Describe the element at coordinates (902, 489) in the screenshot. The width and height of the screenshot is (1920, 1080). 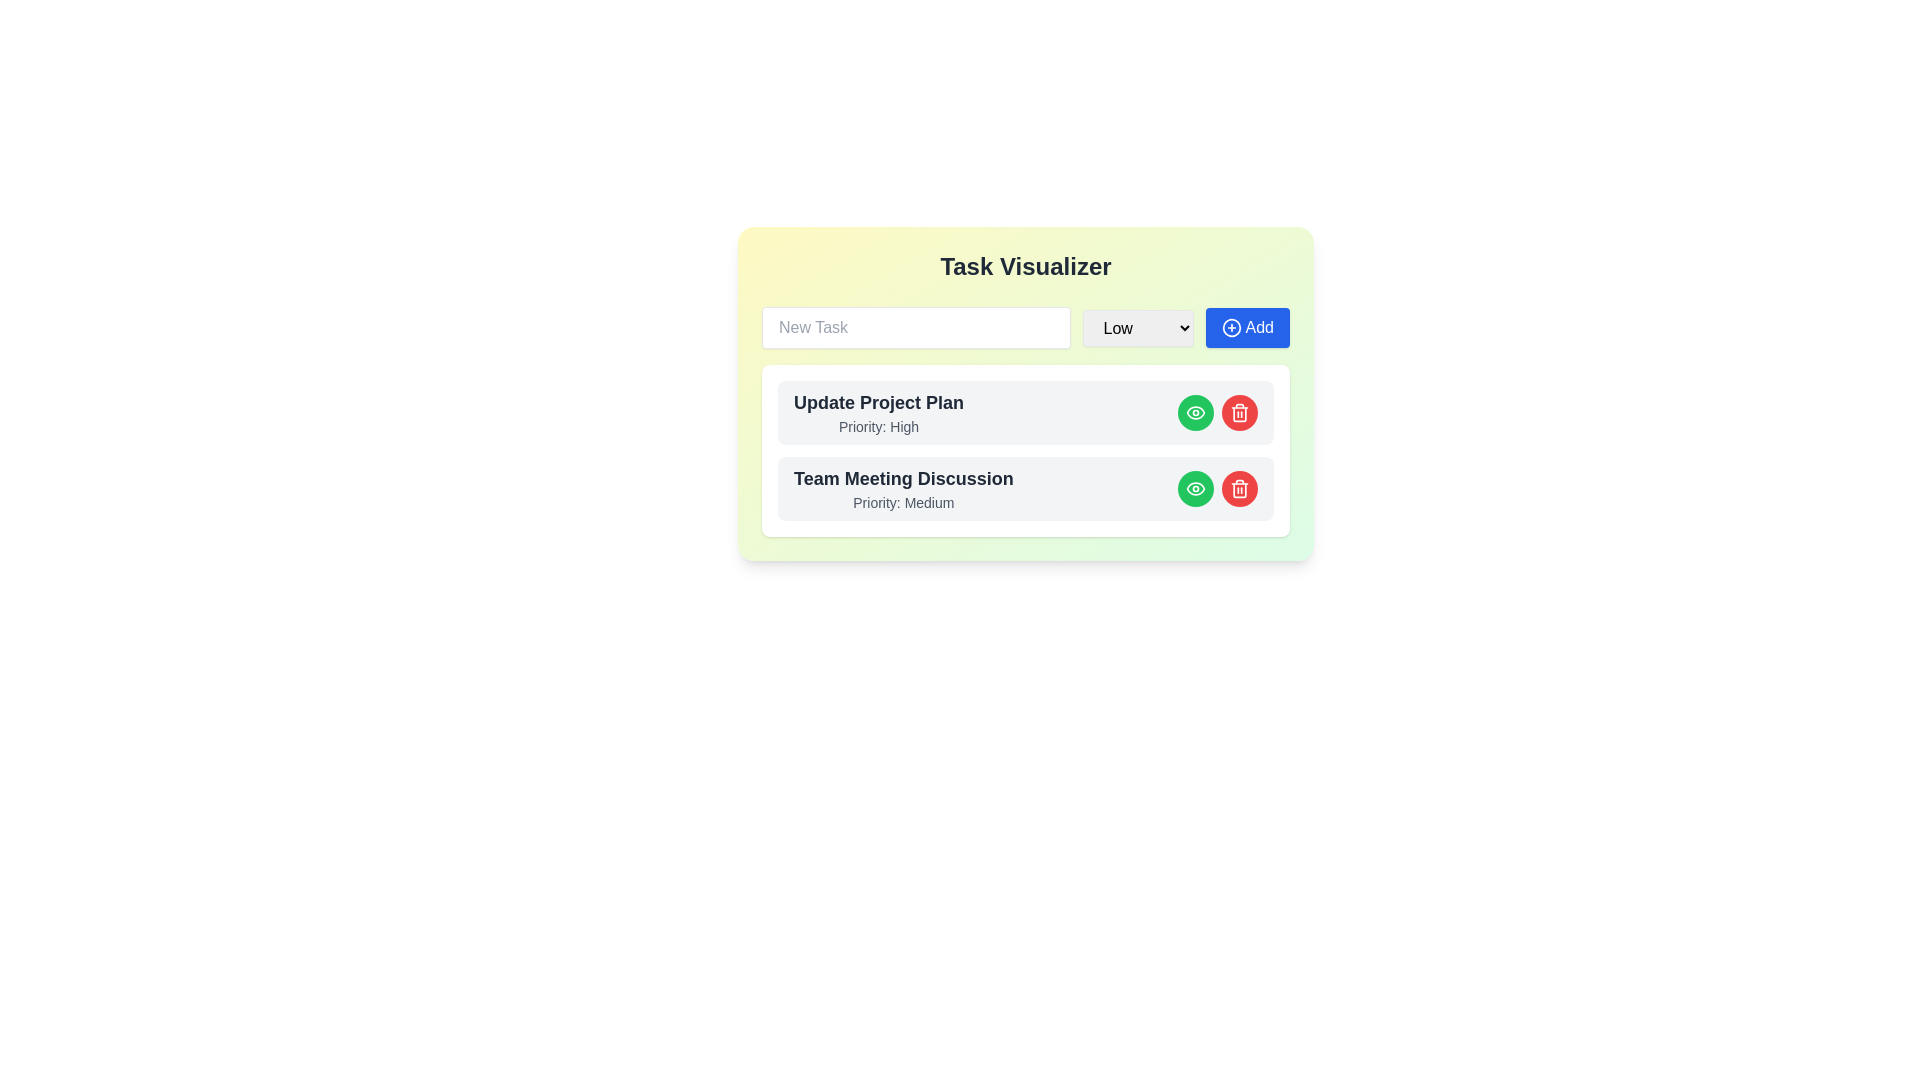
I see `the Text and Icon Group that displays 'Team Meeting Discussion' and 'Priority: Medium', located below the 'Update Project Plan' task item` at that location.